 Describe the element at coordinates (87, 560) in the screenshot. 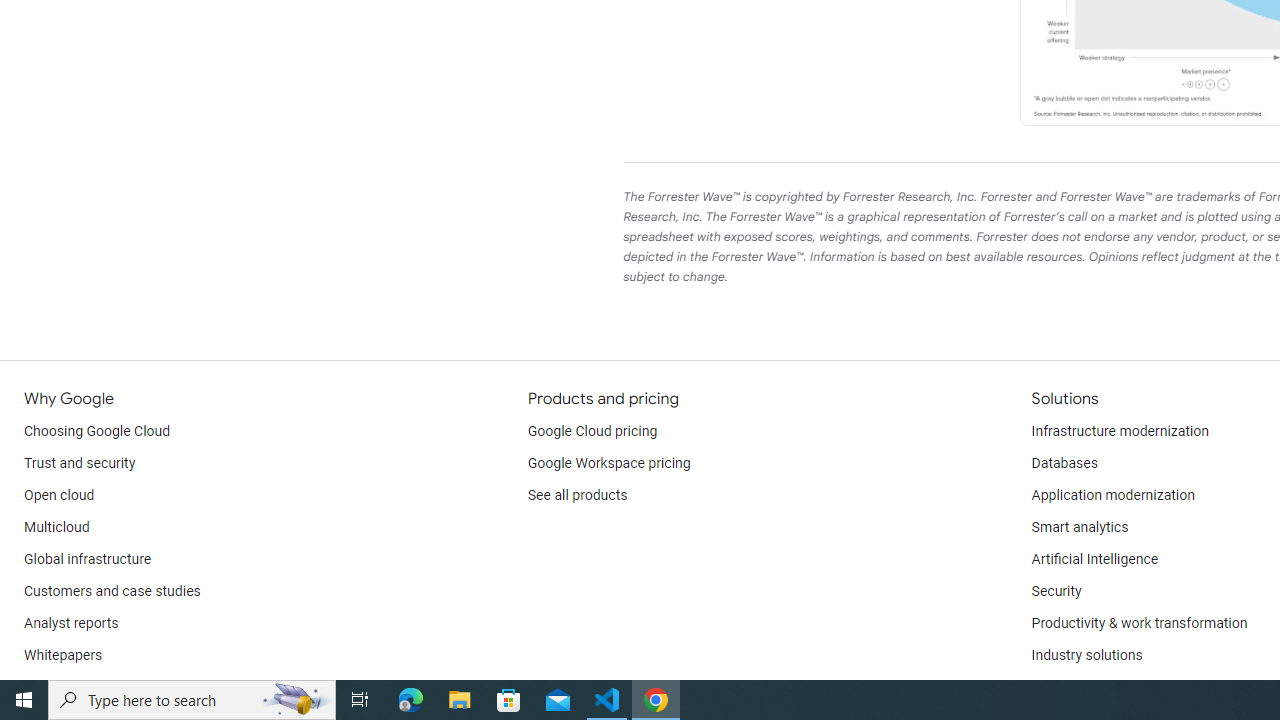

I see `'Global infrastructure'` at that location.